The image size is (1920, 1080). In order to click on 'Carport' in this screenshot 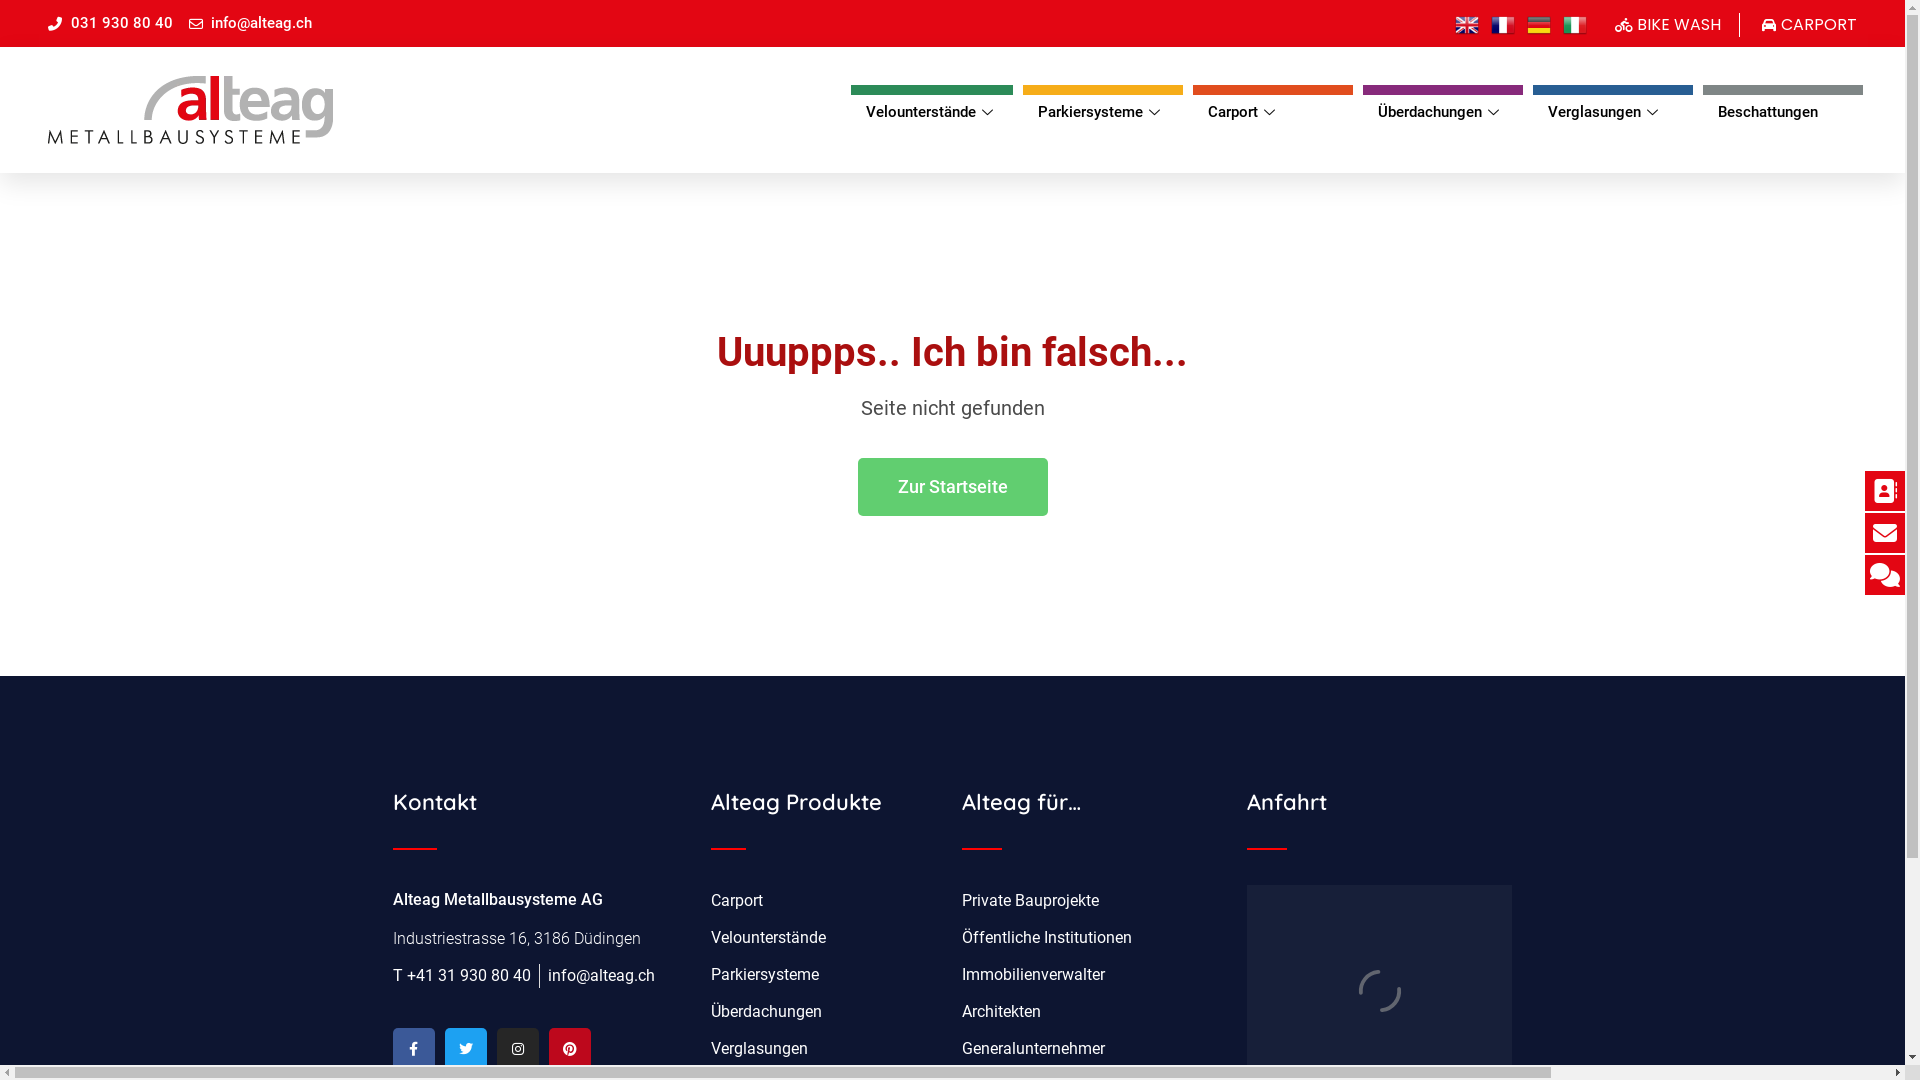, I will do `click(1271, 107)`.